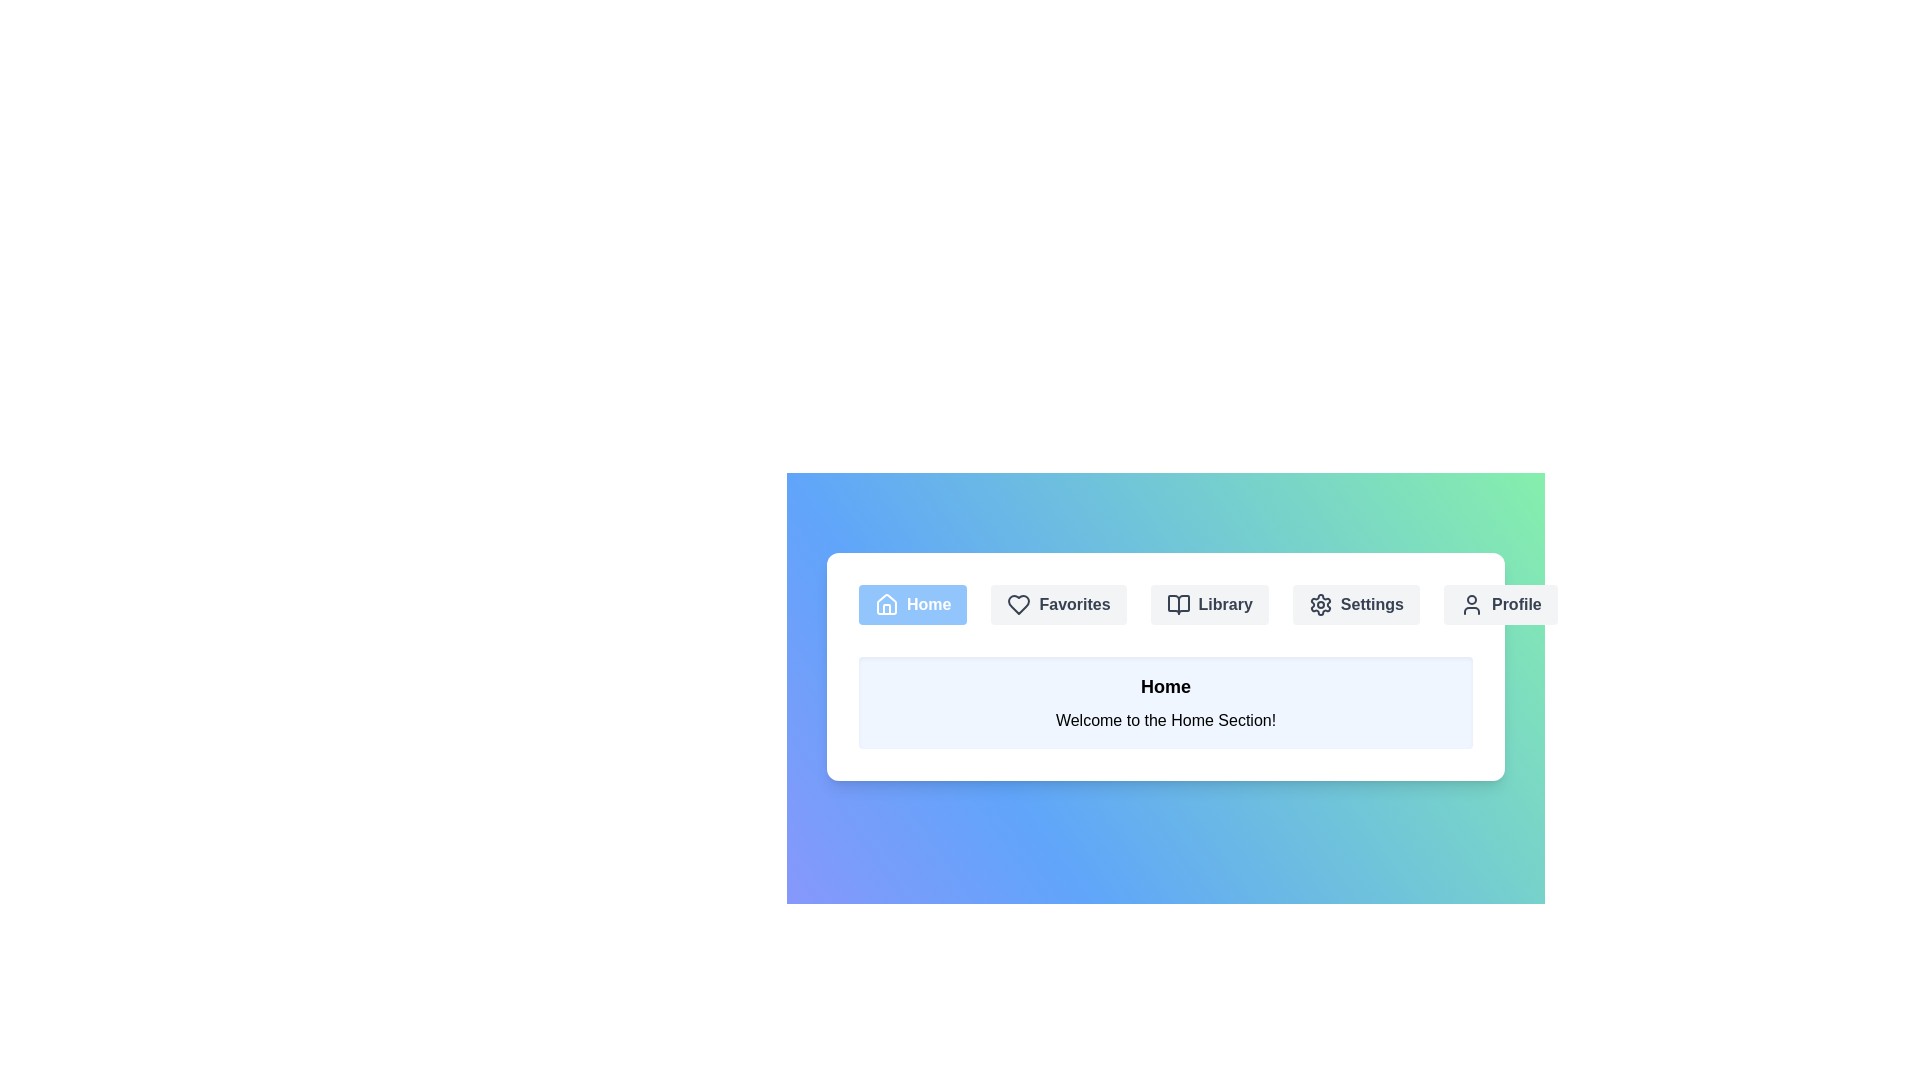 Image resolution: width=1920 pixels, height=1080 pixels. Describe the element at coordinates (1356, 604) in the screenshot. I see `the 'Settings' button in the navigation bar to activate the hover styling effect` at that location.